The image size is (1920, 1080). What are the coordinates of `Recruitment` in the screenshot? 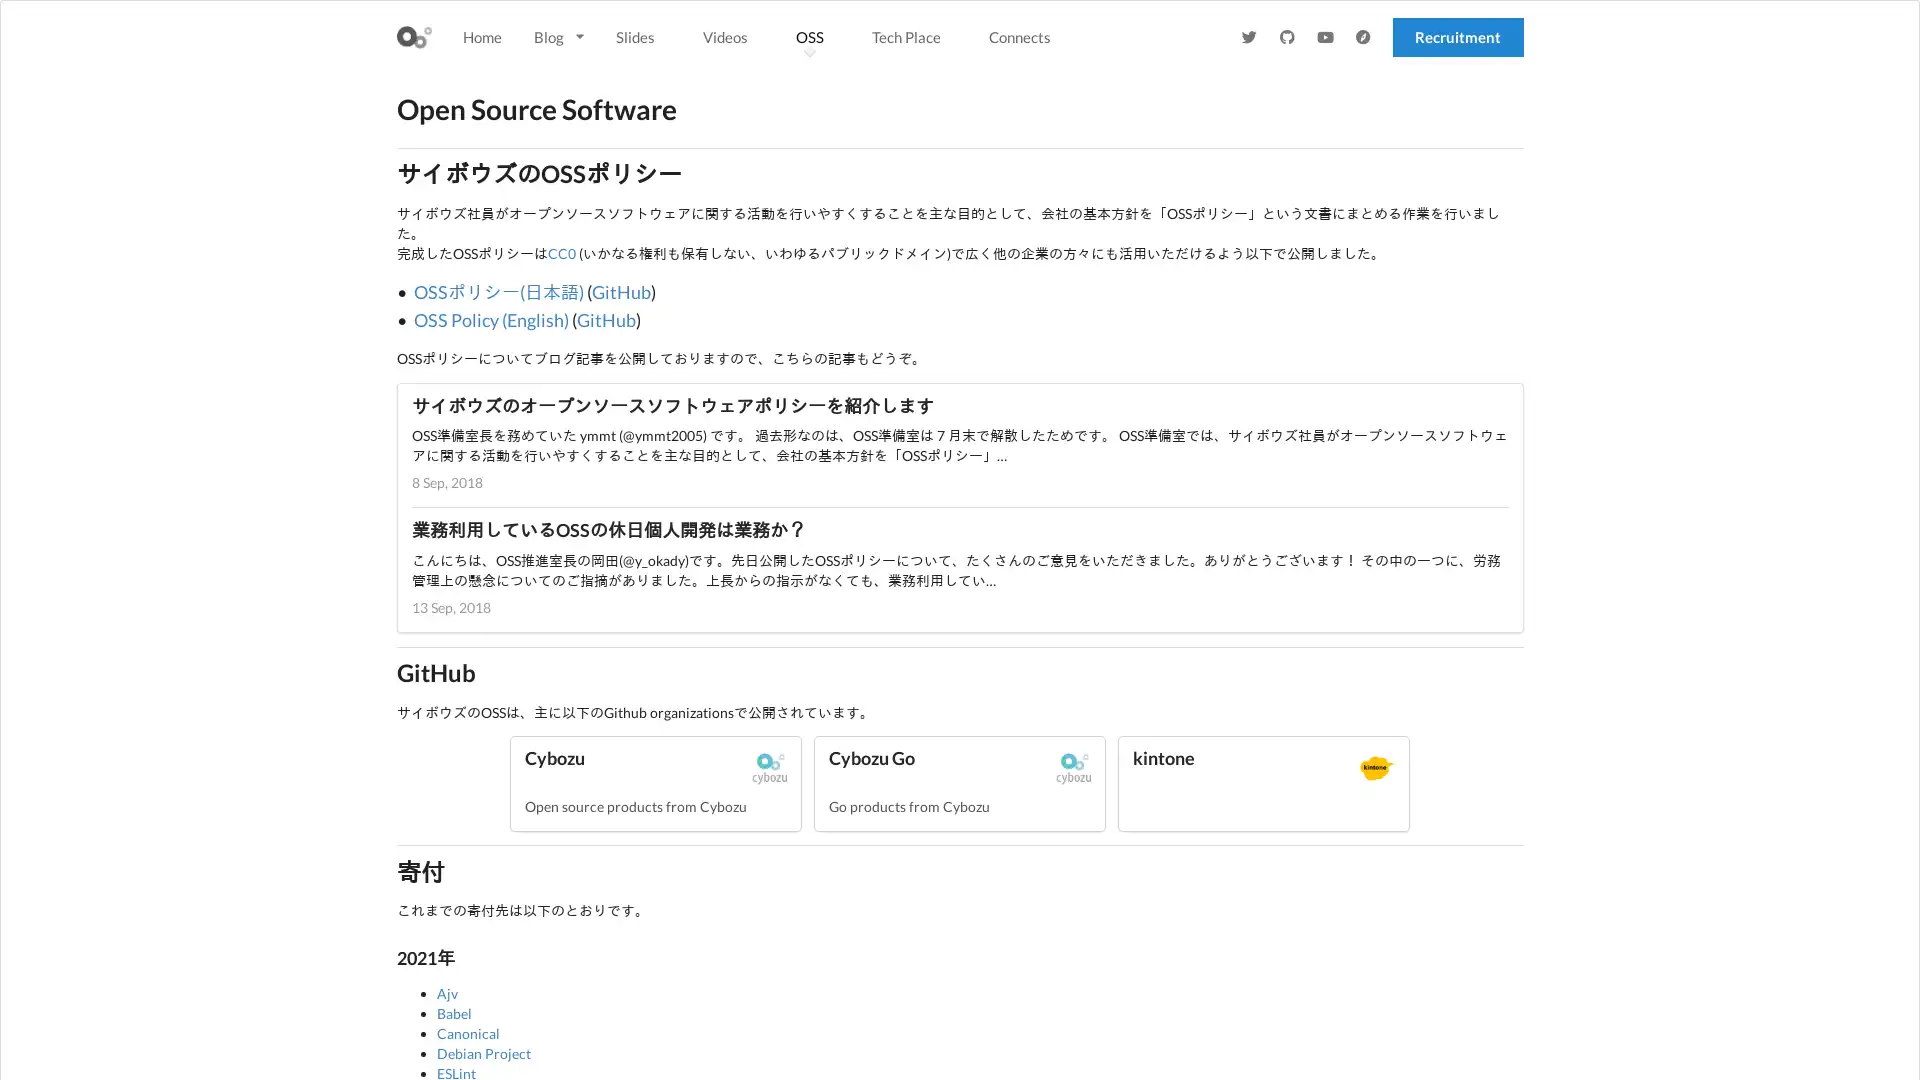 It's located at (1457, 37).